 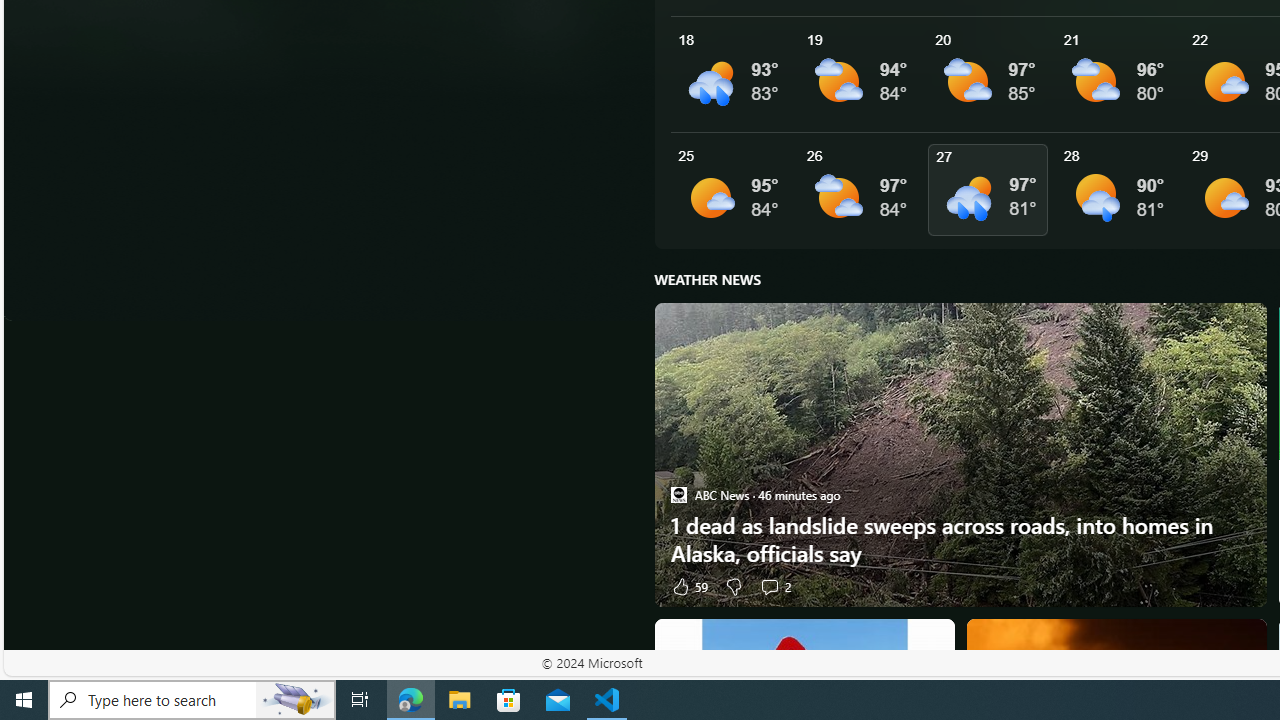 What do you see at coordinates (774, 585) in the screenshot?
I see `'View comments 2 Comment'` at bounding box center [774, 585].